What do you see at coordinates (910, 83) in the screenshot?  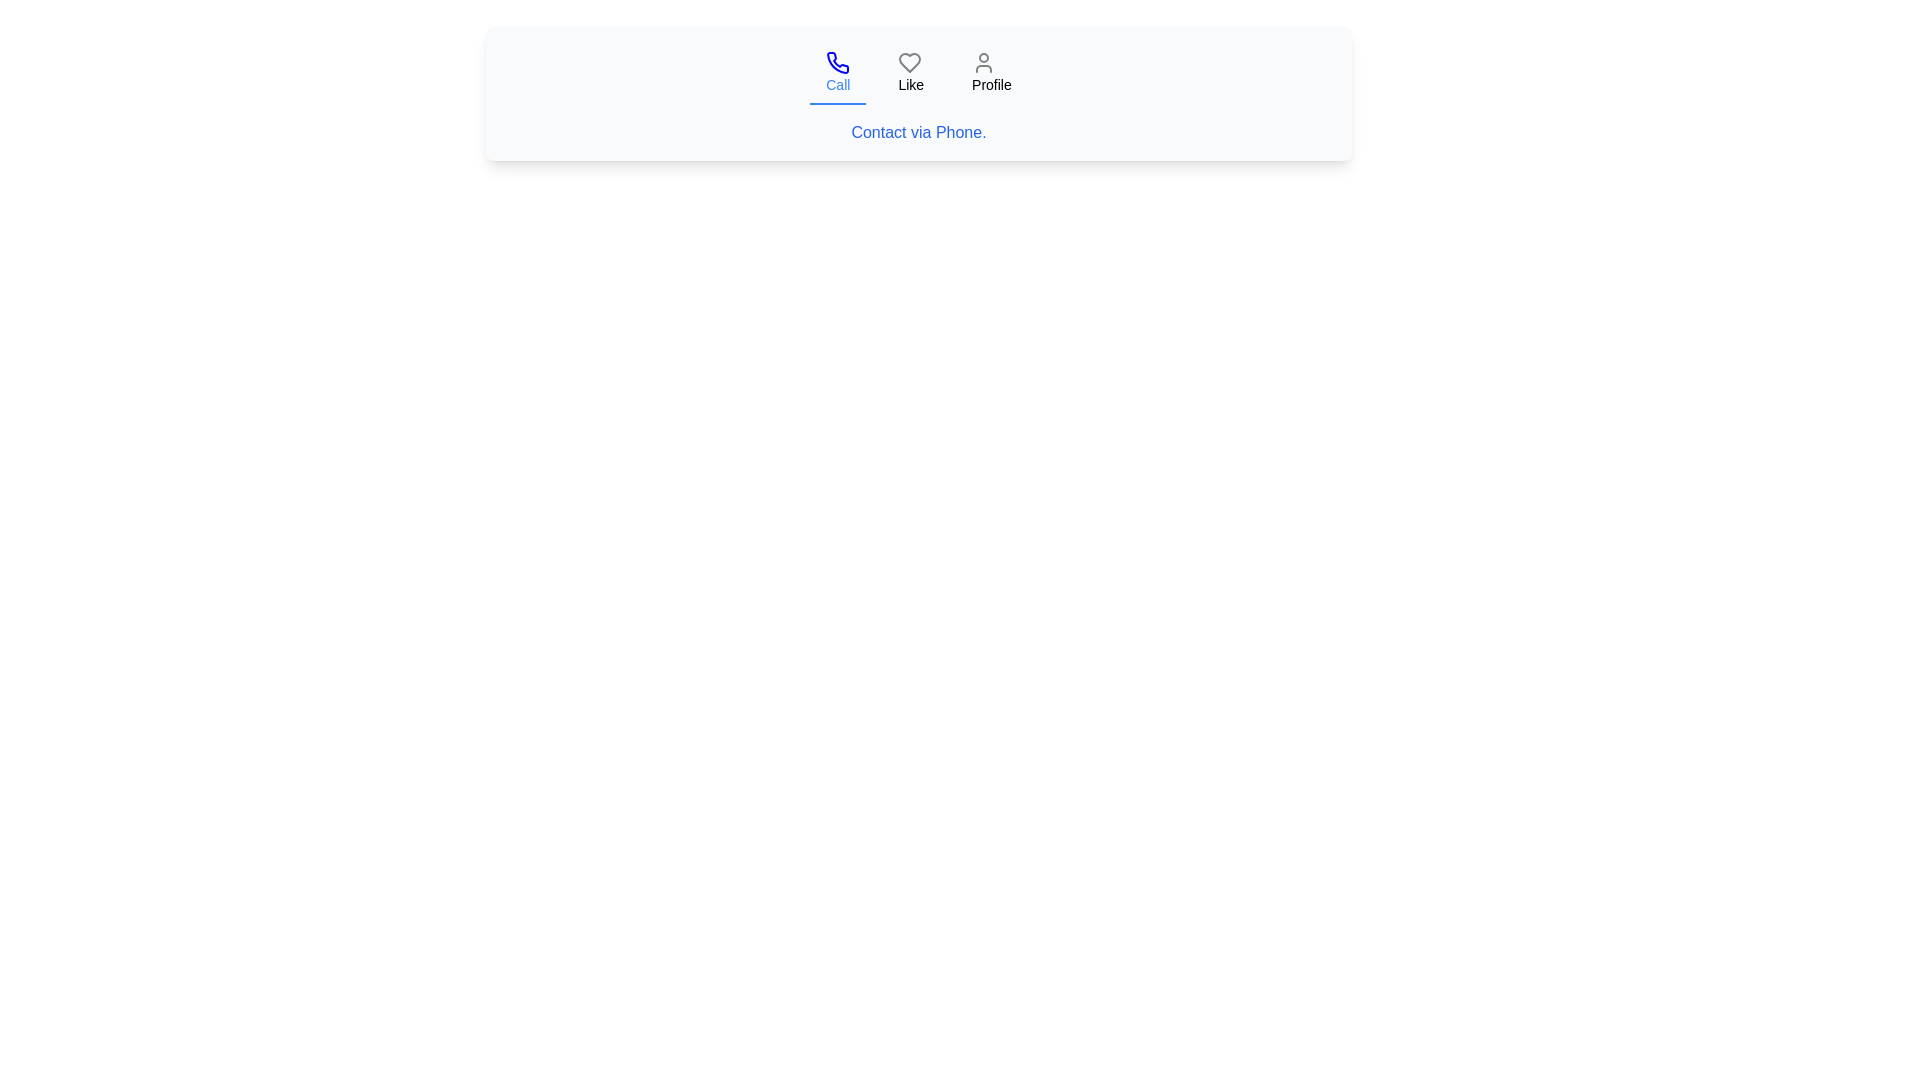 I see `the label that indicates the purpose of the 'like' button, positioned below the heart icon and between the 'Call' and 'Profile' buttons` at bounding box center [910, 83].